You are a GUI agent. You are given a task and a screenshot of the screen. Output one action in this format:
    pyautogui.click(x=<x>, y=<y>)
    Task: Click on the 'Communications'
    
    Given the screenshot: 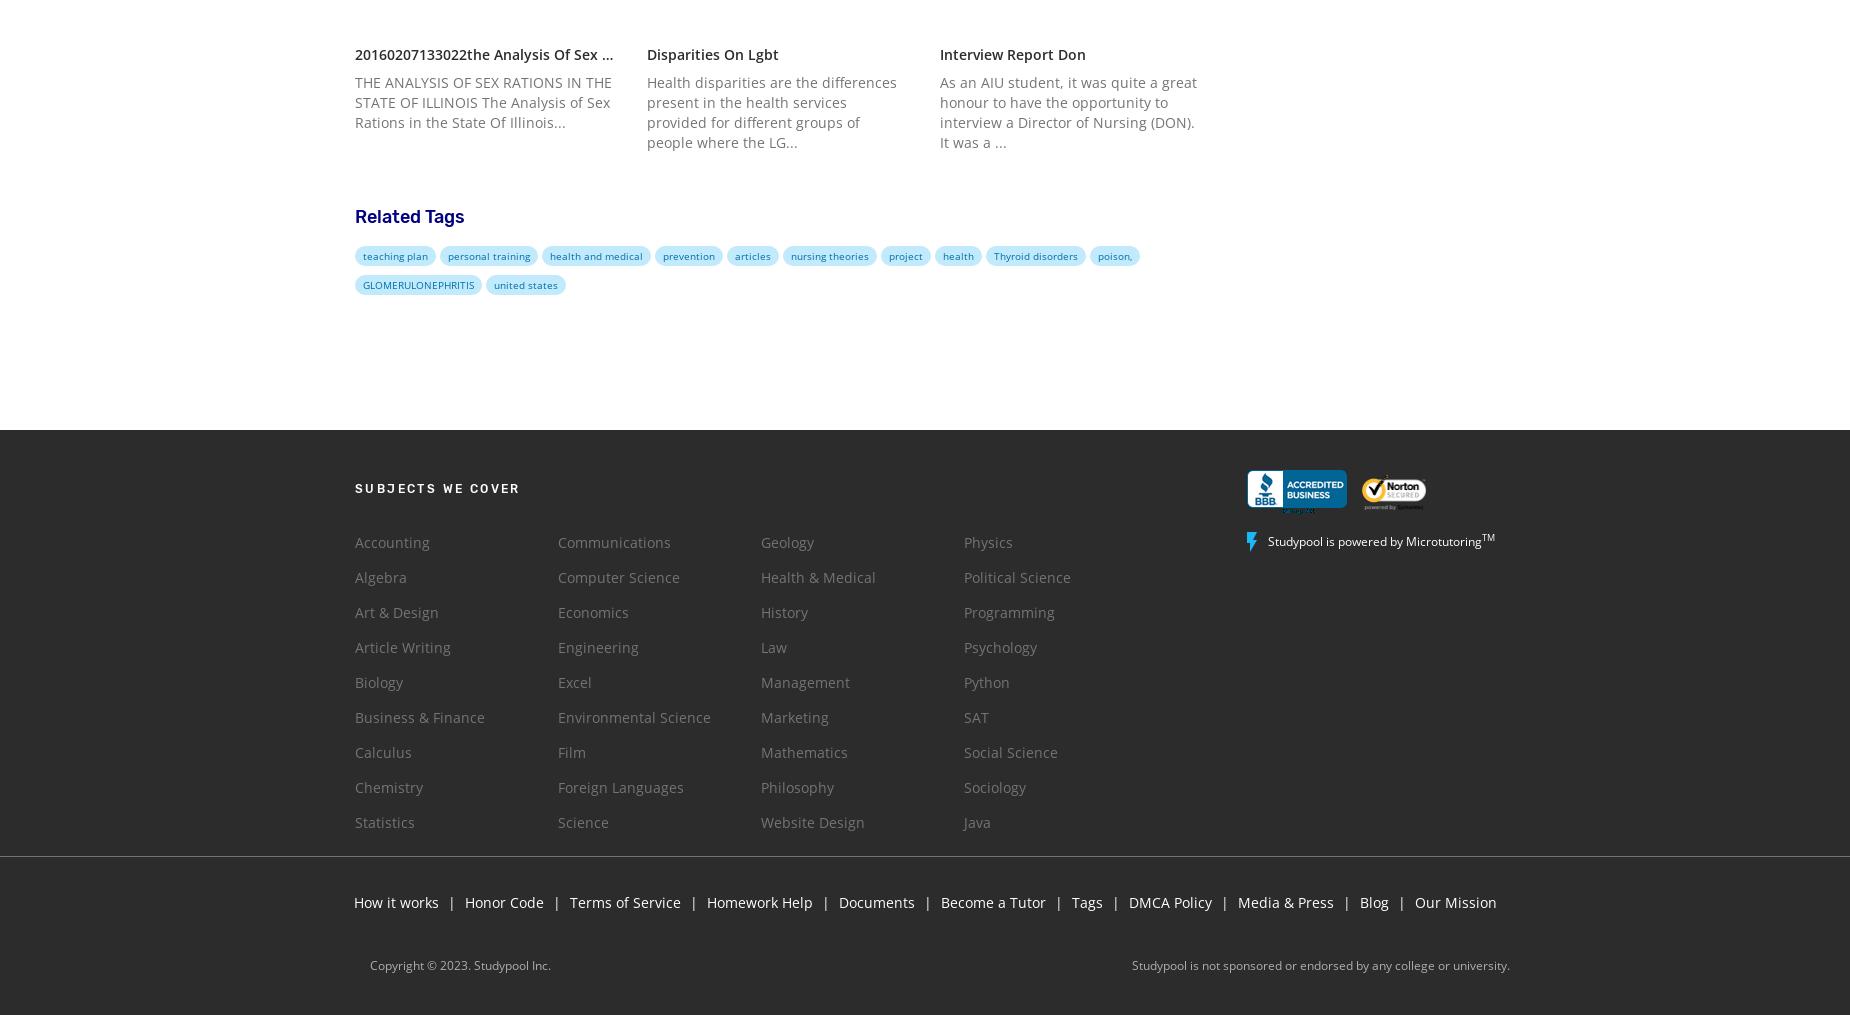 What is the action you would take?
    pyautogui.click(x=614, y=541)
    